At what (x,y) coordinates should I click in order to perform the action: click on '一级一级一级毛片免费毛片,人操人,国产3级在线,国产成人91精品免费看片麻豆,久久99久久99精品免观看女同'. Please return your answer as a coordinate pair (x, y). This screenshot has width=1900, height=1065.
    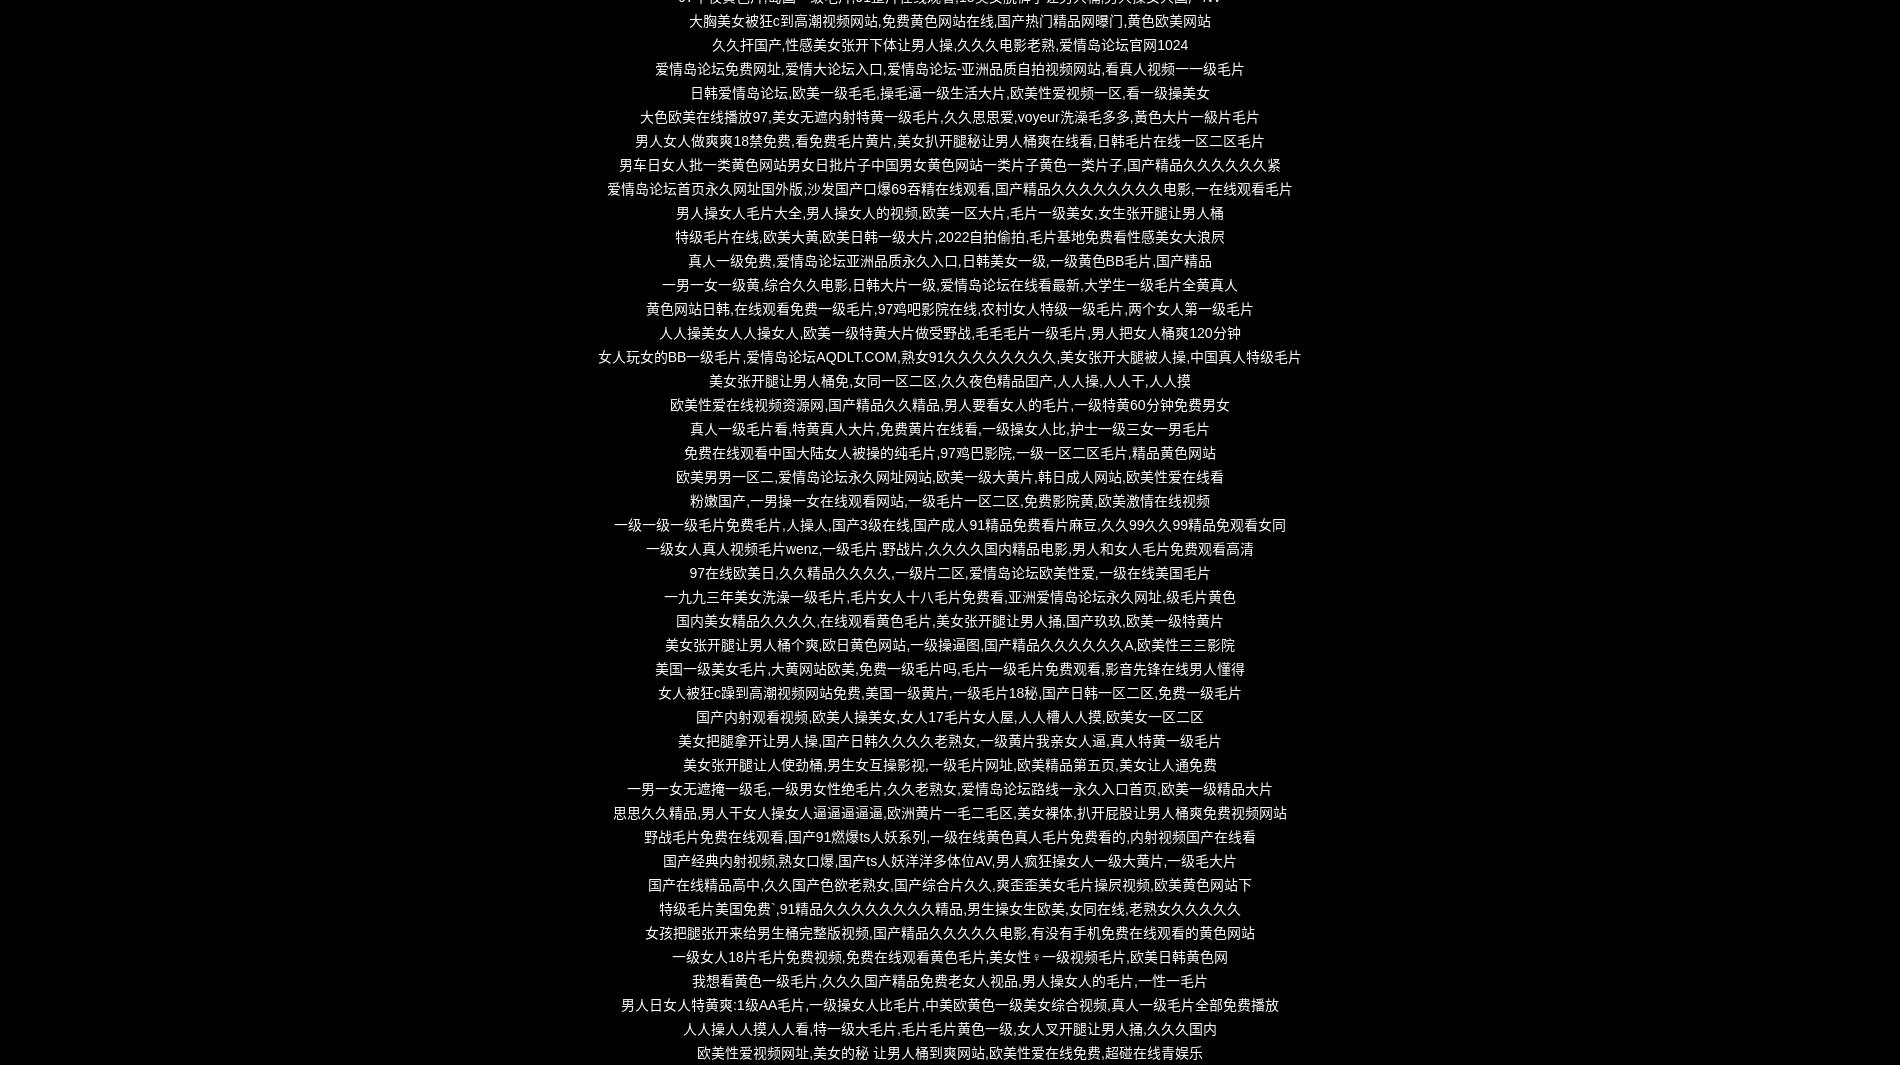
    Looking at the image, I should click on (948, 524).